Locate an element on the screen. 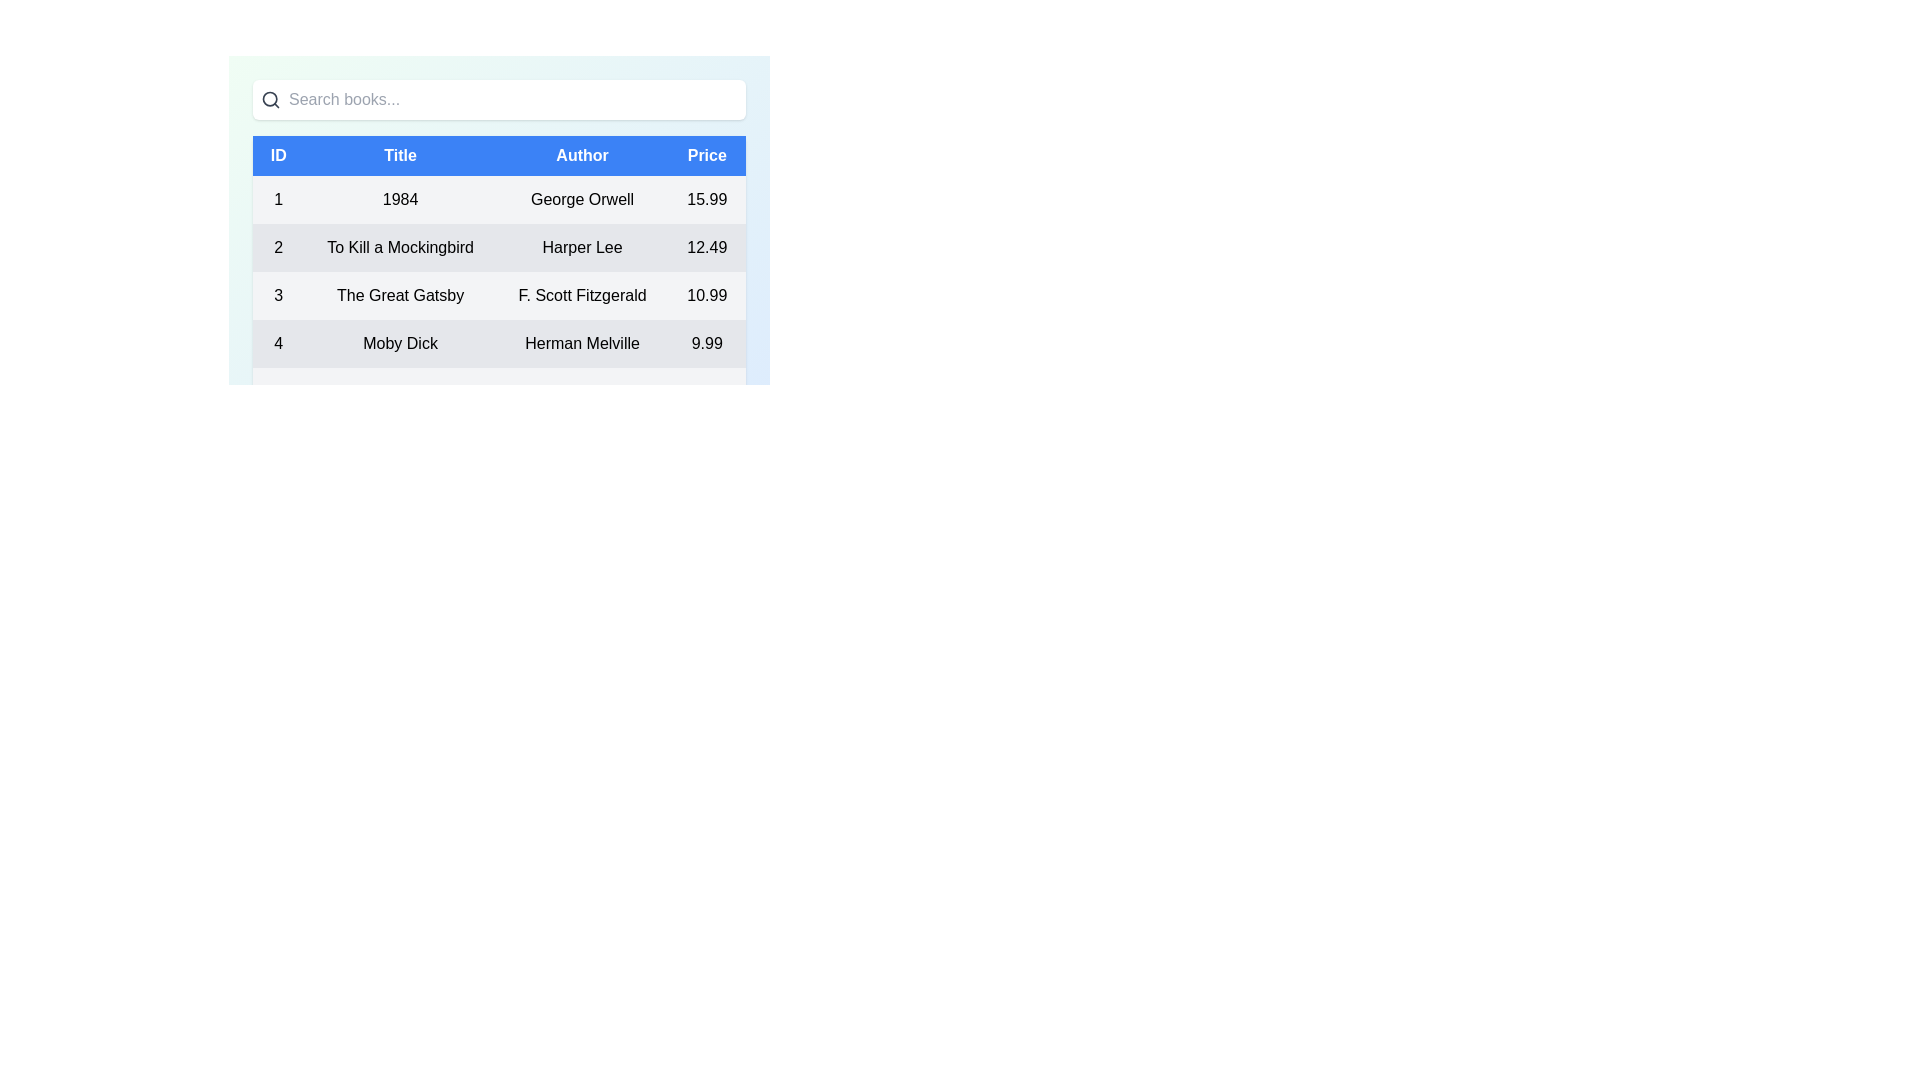 The width and height of the screenshot is (1920, 1080). the text label displaying '1984' located in the second column of a table, under the 'Title' column header is located at coordinates (400, 200).